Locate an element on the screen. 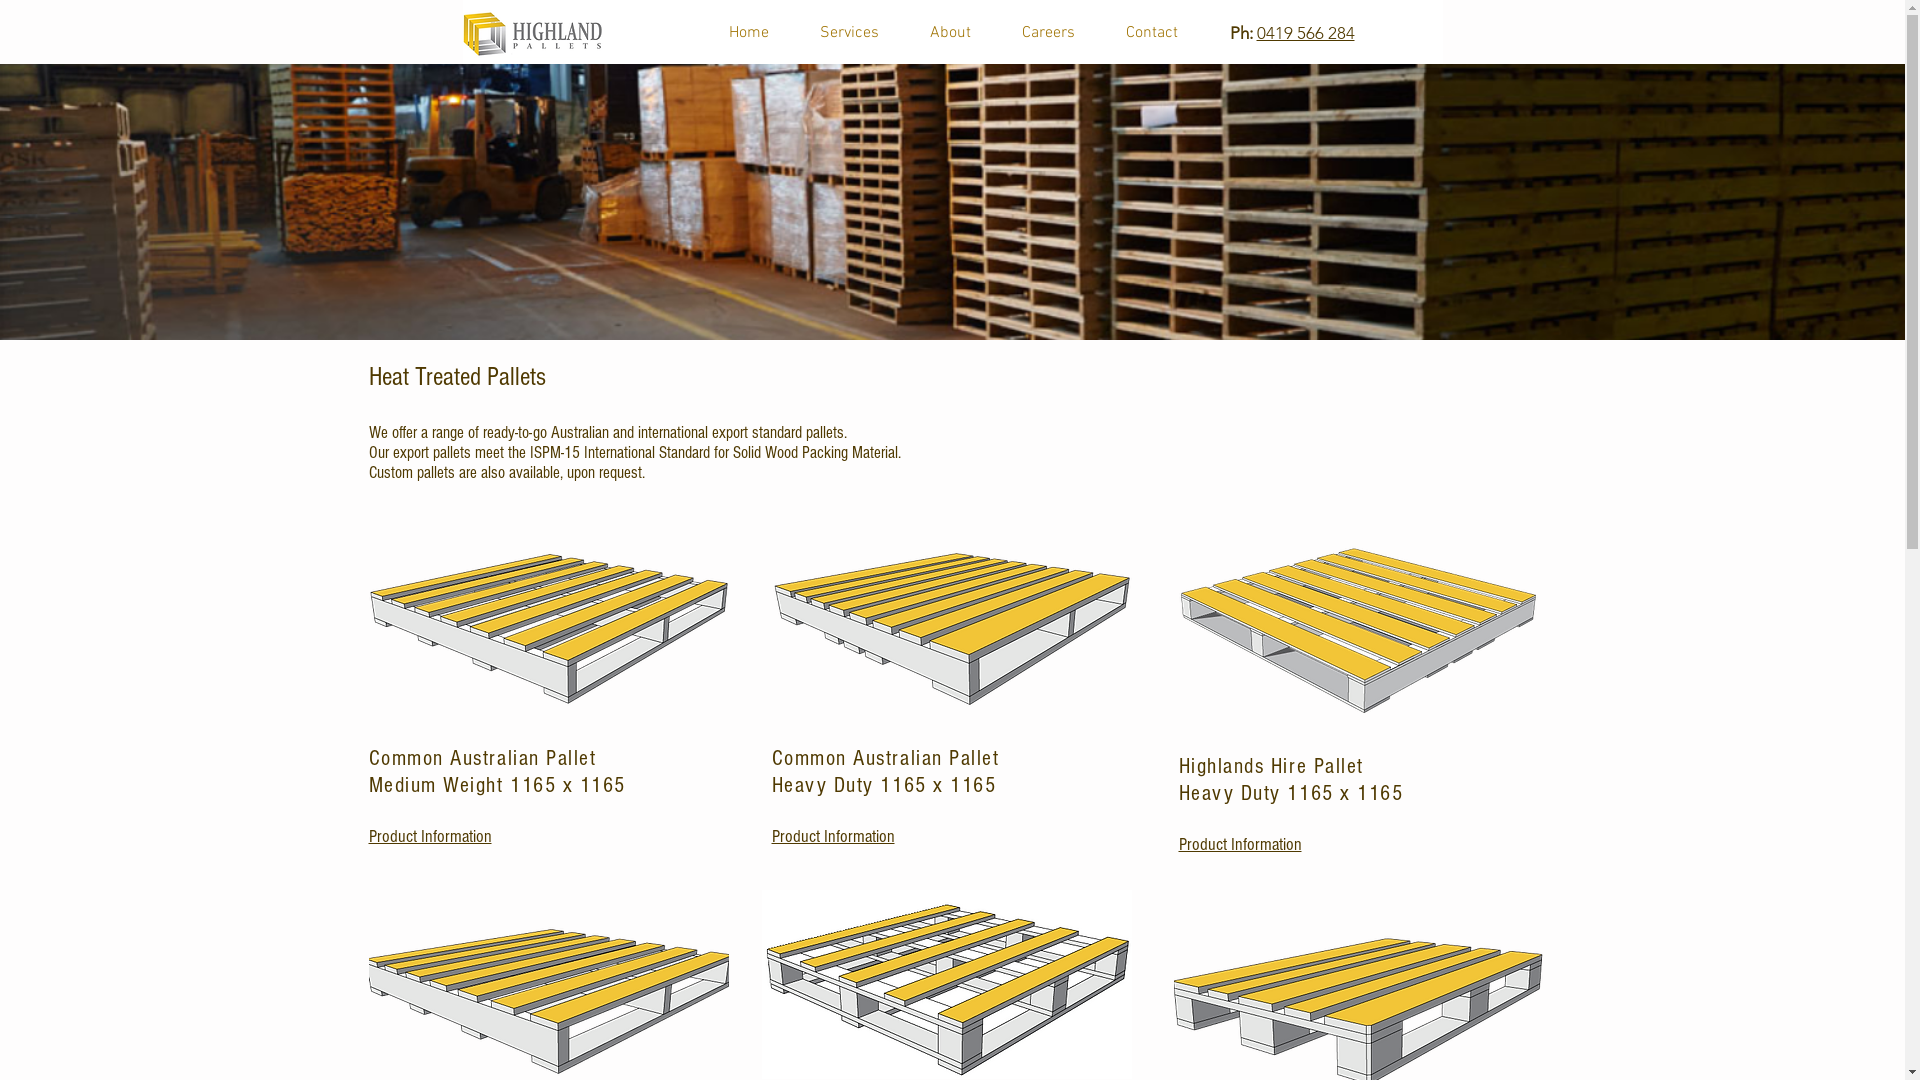 This screenshot has height=1080, width=1920. 'Home' is located at coordinates (704, 33).